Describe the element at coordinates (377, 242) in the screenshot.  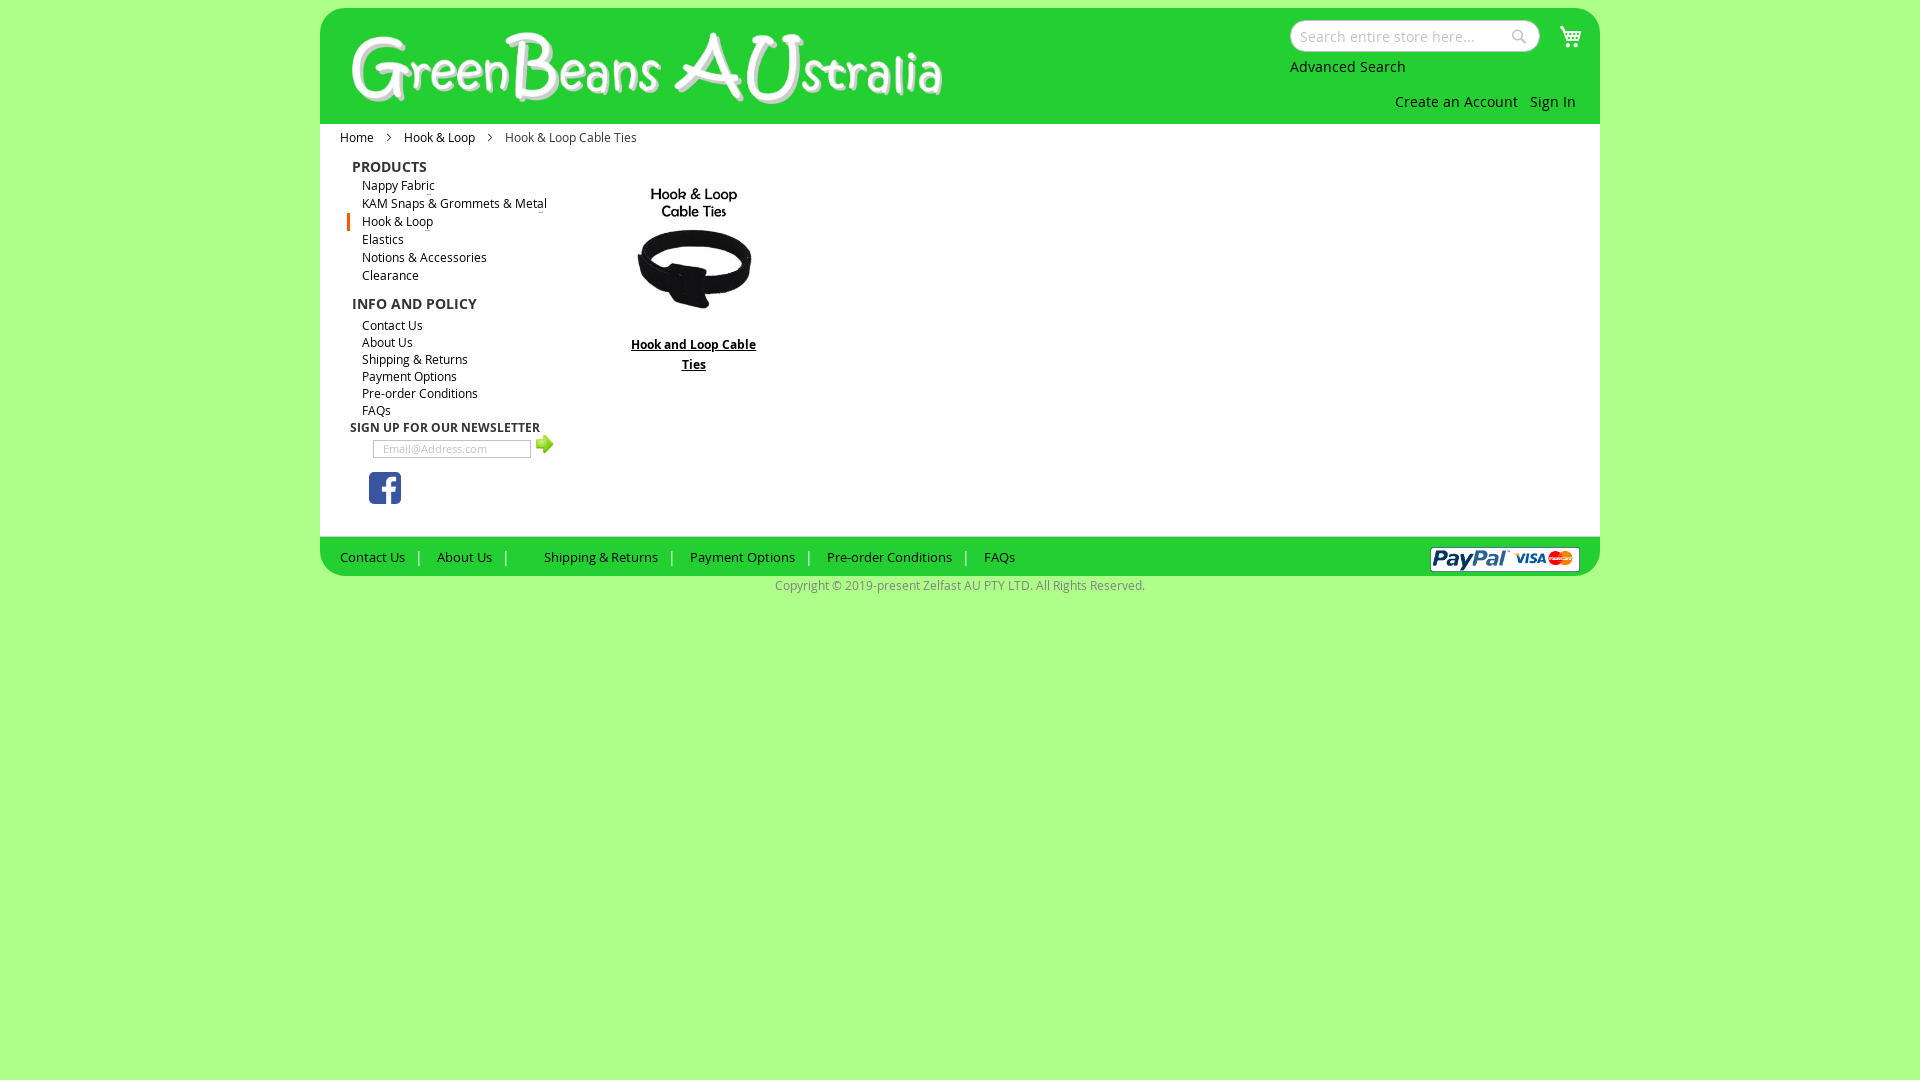
I see `'Elastics'` at that location.